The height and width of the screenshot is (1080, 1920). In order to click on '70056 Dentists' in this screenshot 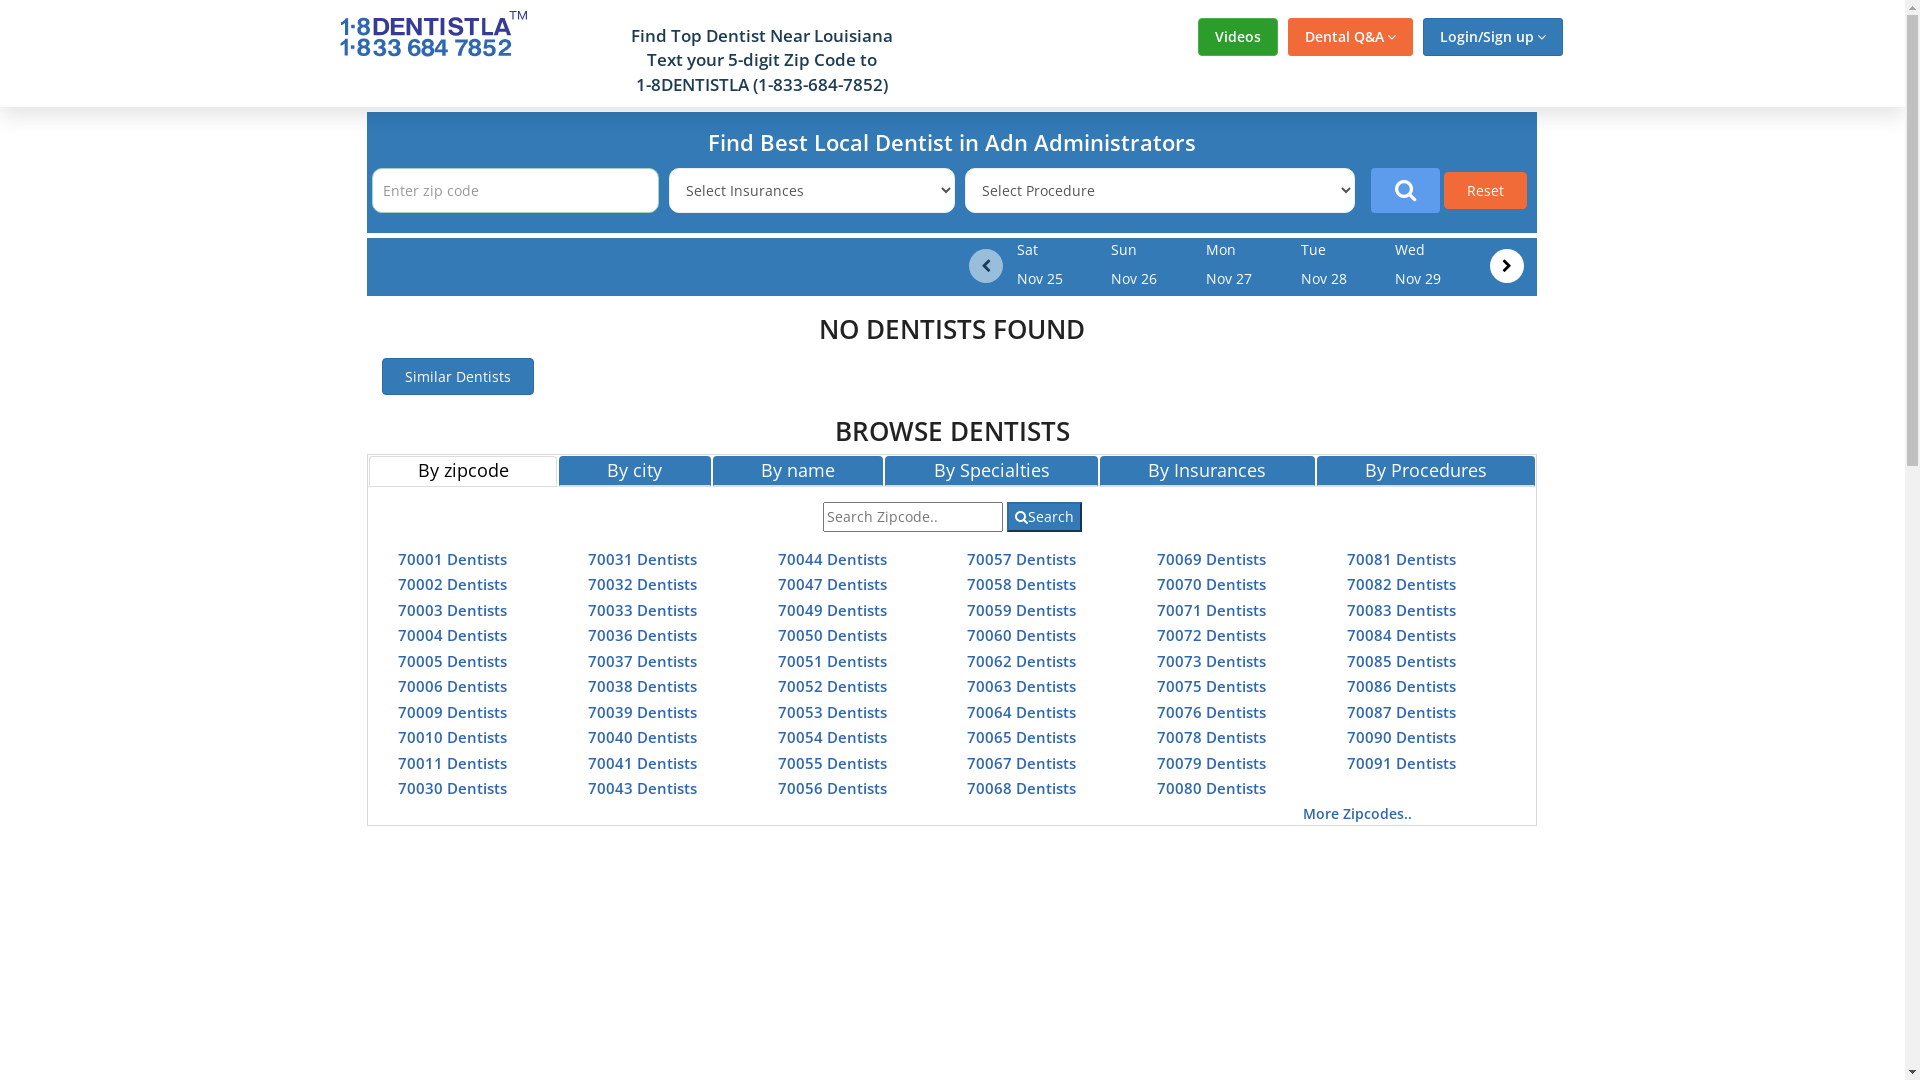, I will do `click(776, 786)`.